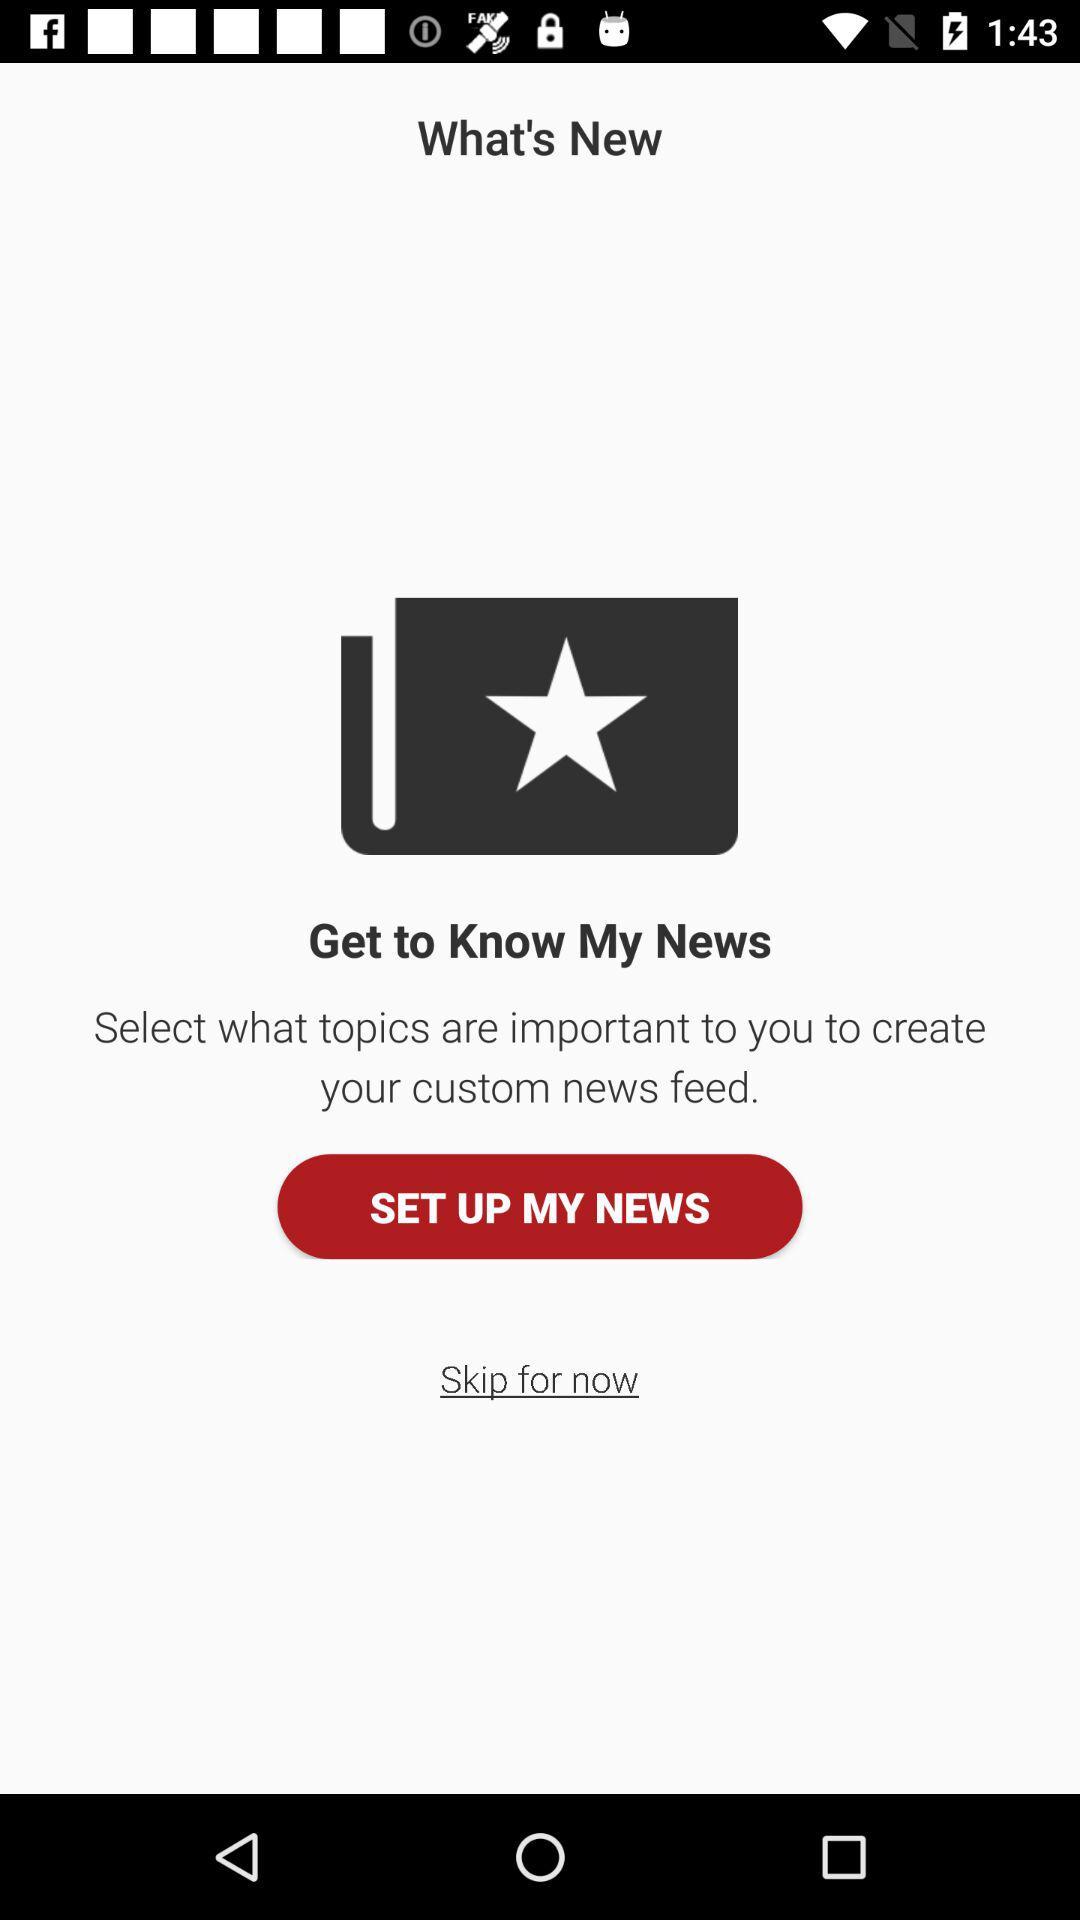  I want to click on icon below set up my icon, so click(538, 1377).